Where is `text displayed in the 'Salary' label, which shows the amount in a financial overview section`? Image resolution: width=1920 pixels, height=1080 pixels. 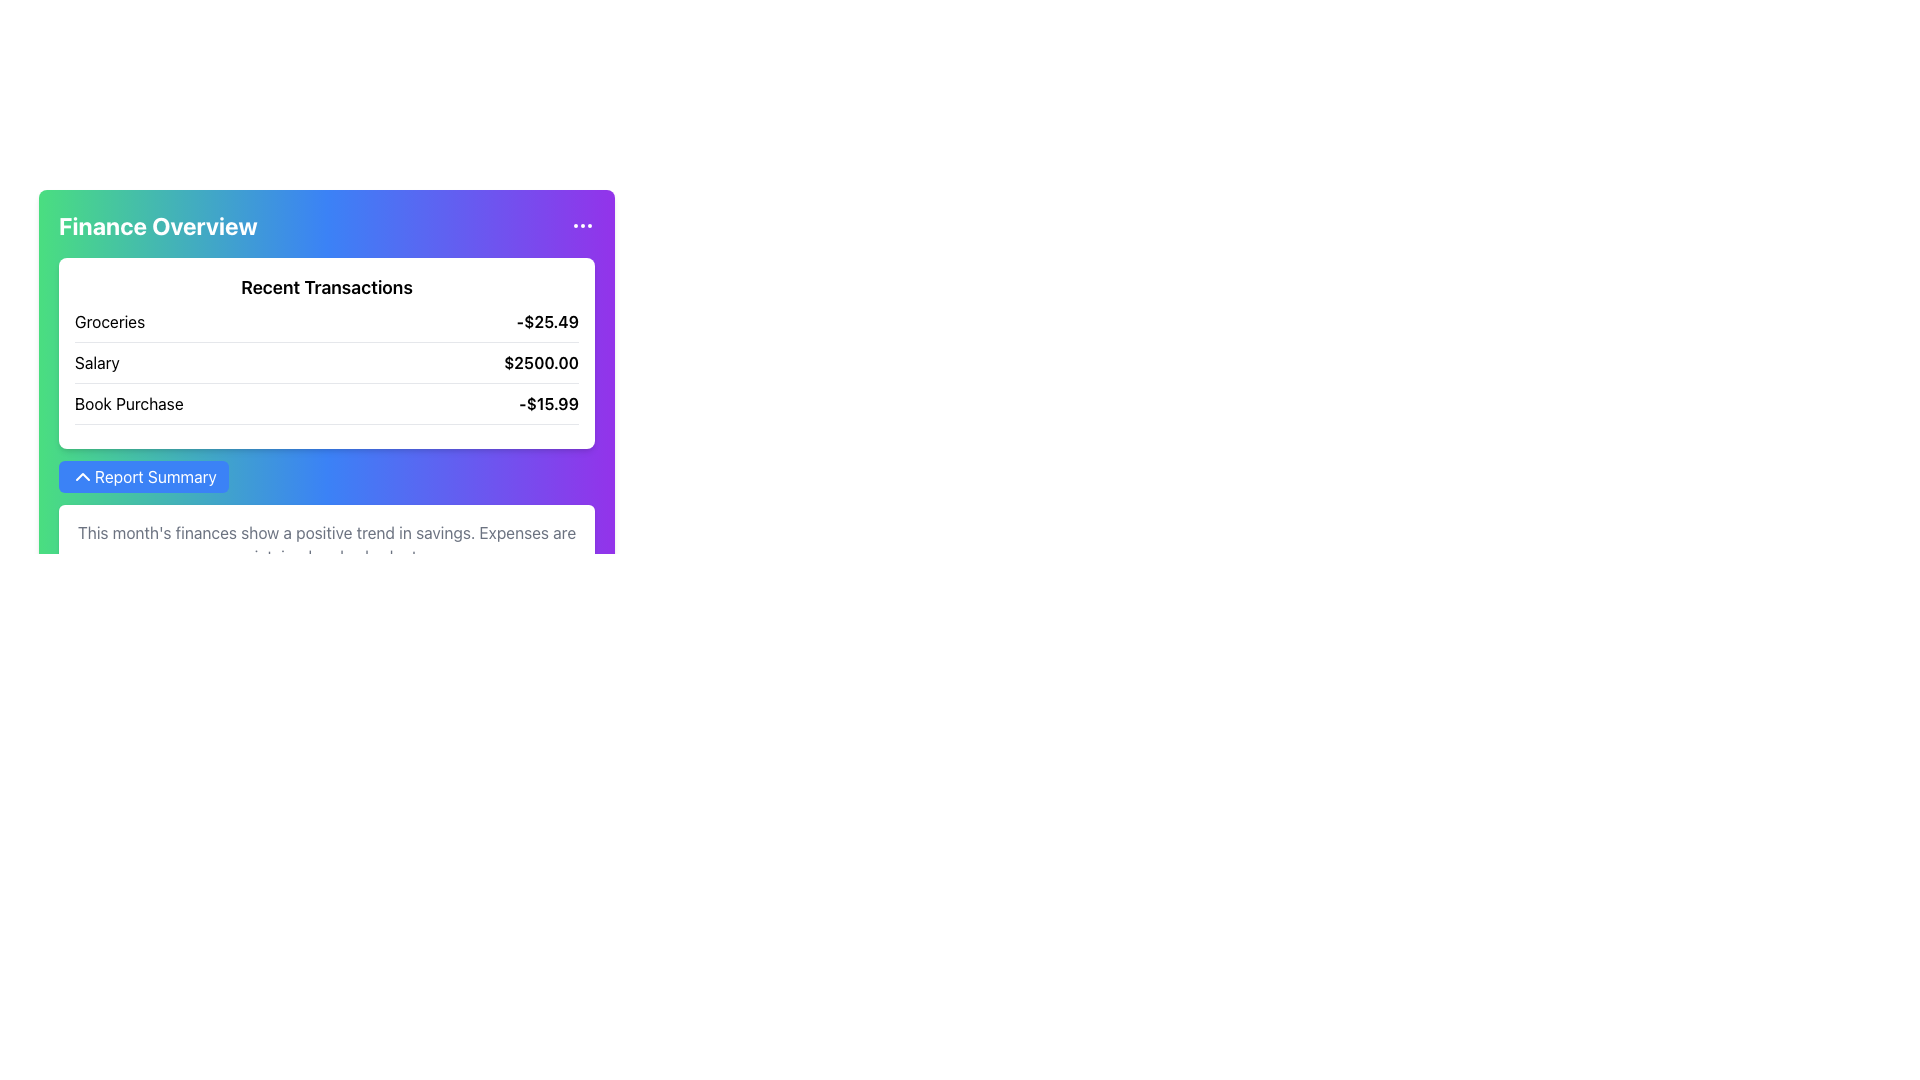
text displayed in the 'Salary' label, which shows the amount in a financial overview section is located at coordinates (96, 362).